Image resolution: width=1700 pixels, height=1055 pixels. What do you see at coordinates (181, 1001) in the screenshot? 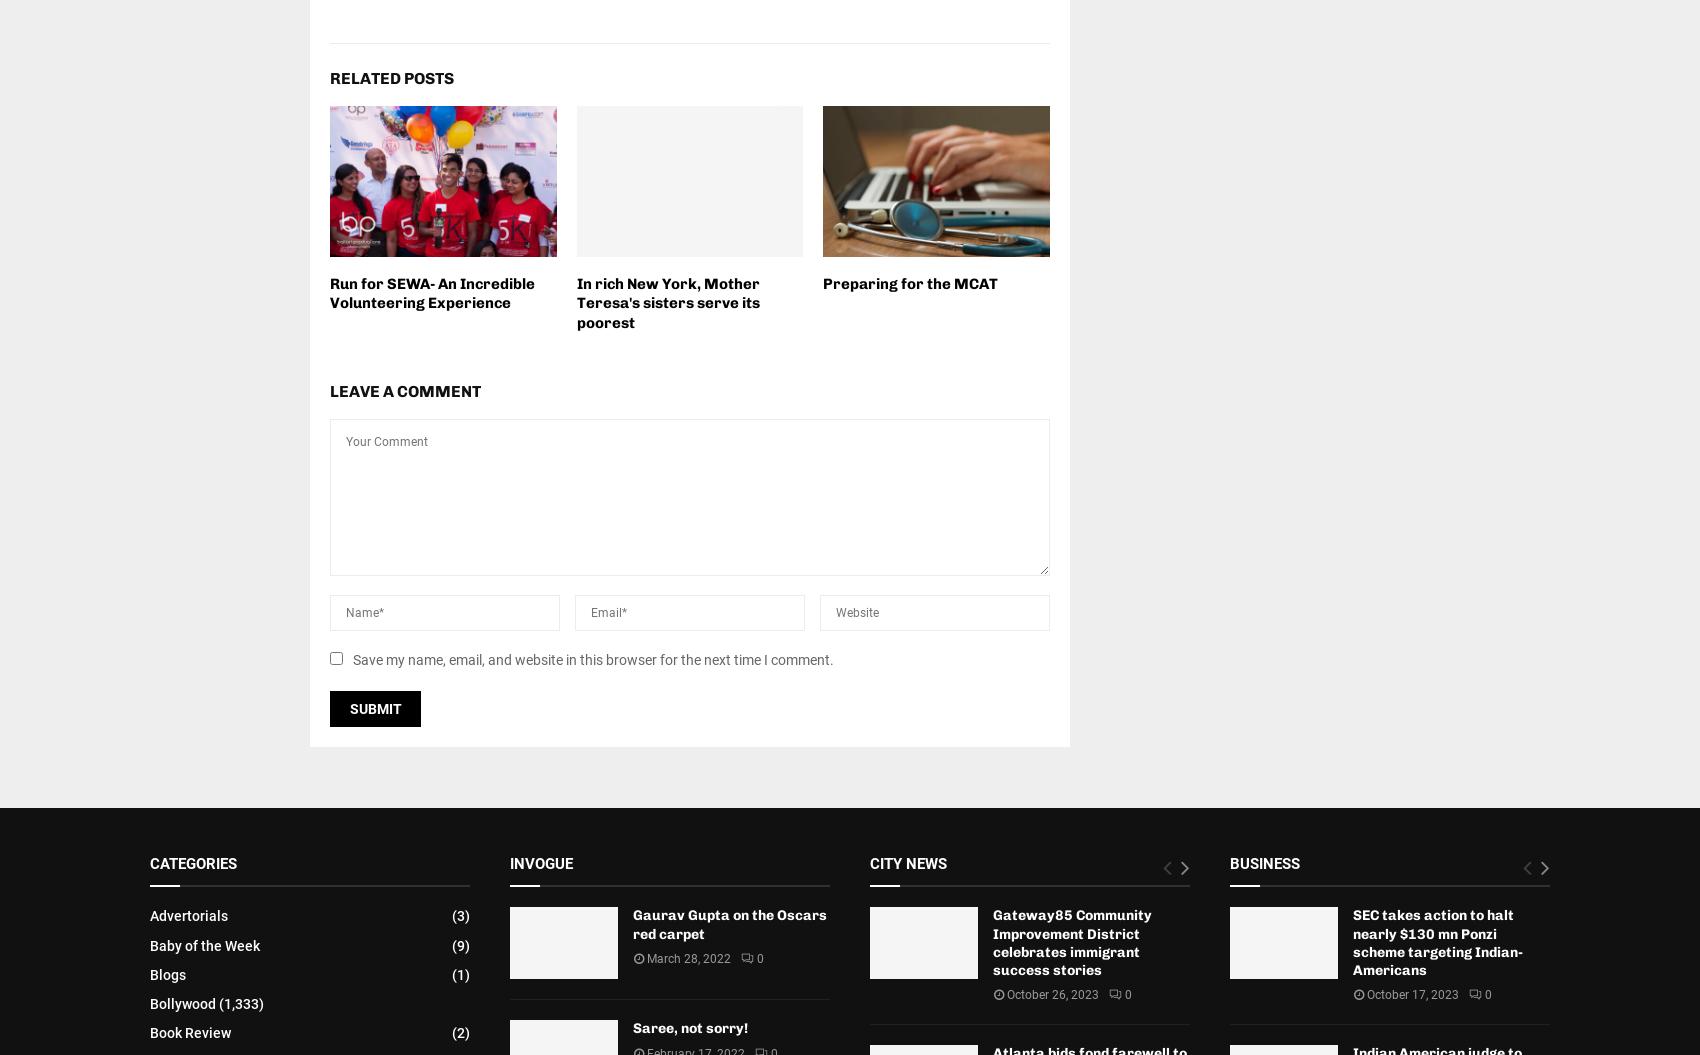
I see `'Bollywood'` at bounding box center [181, 1001].